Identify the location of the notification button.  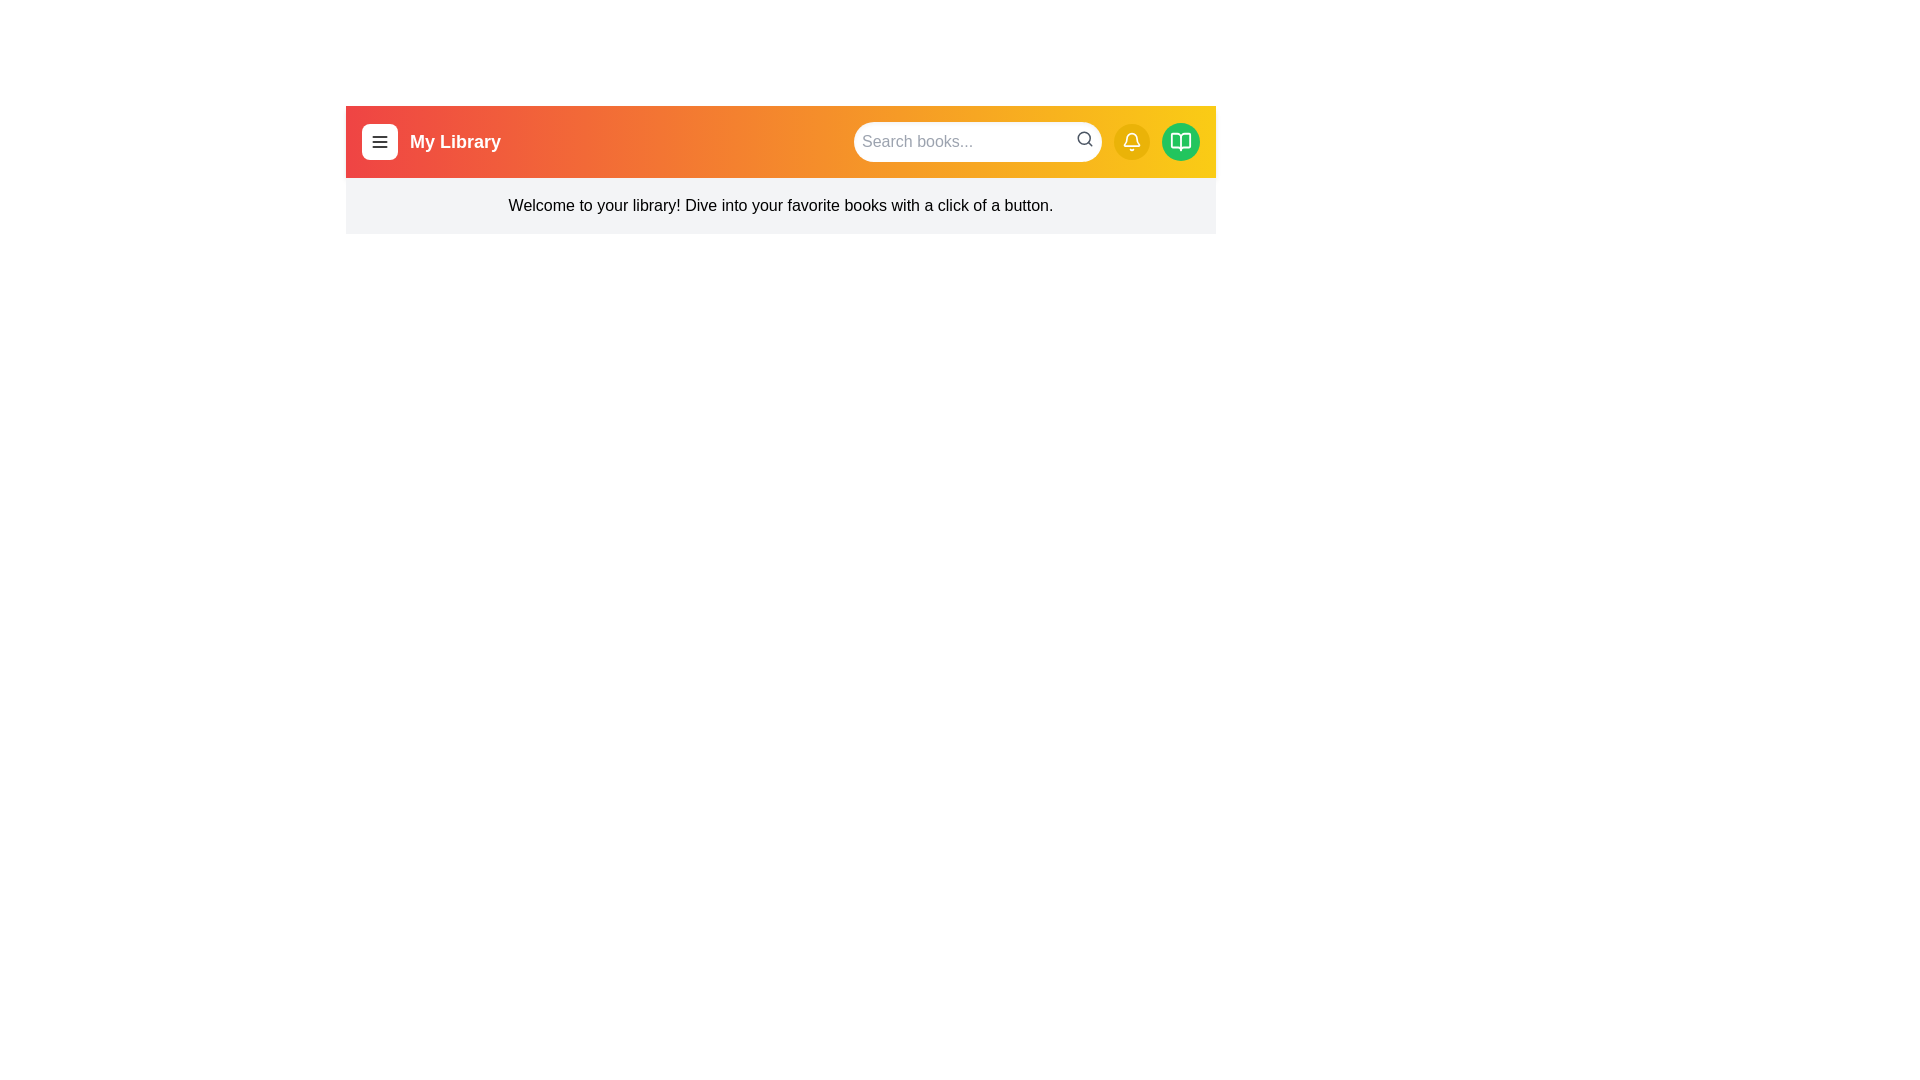
(1132, 141).